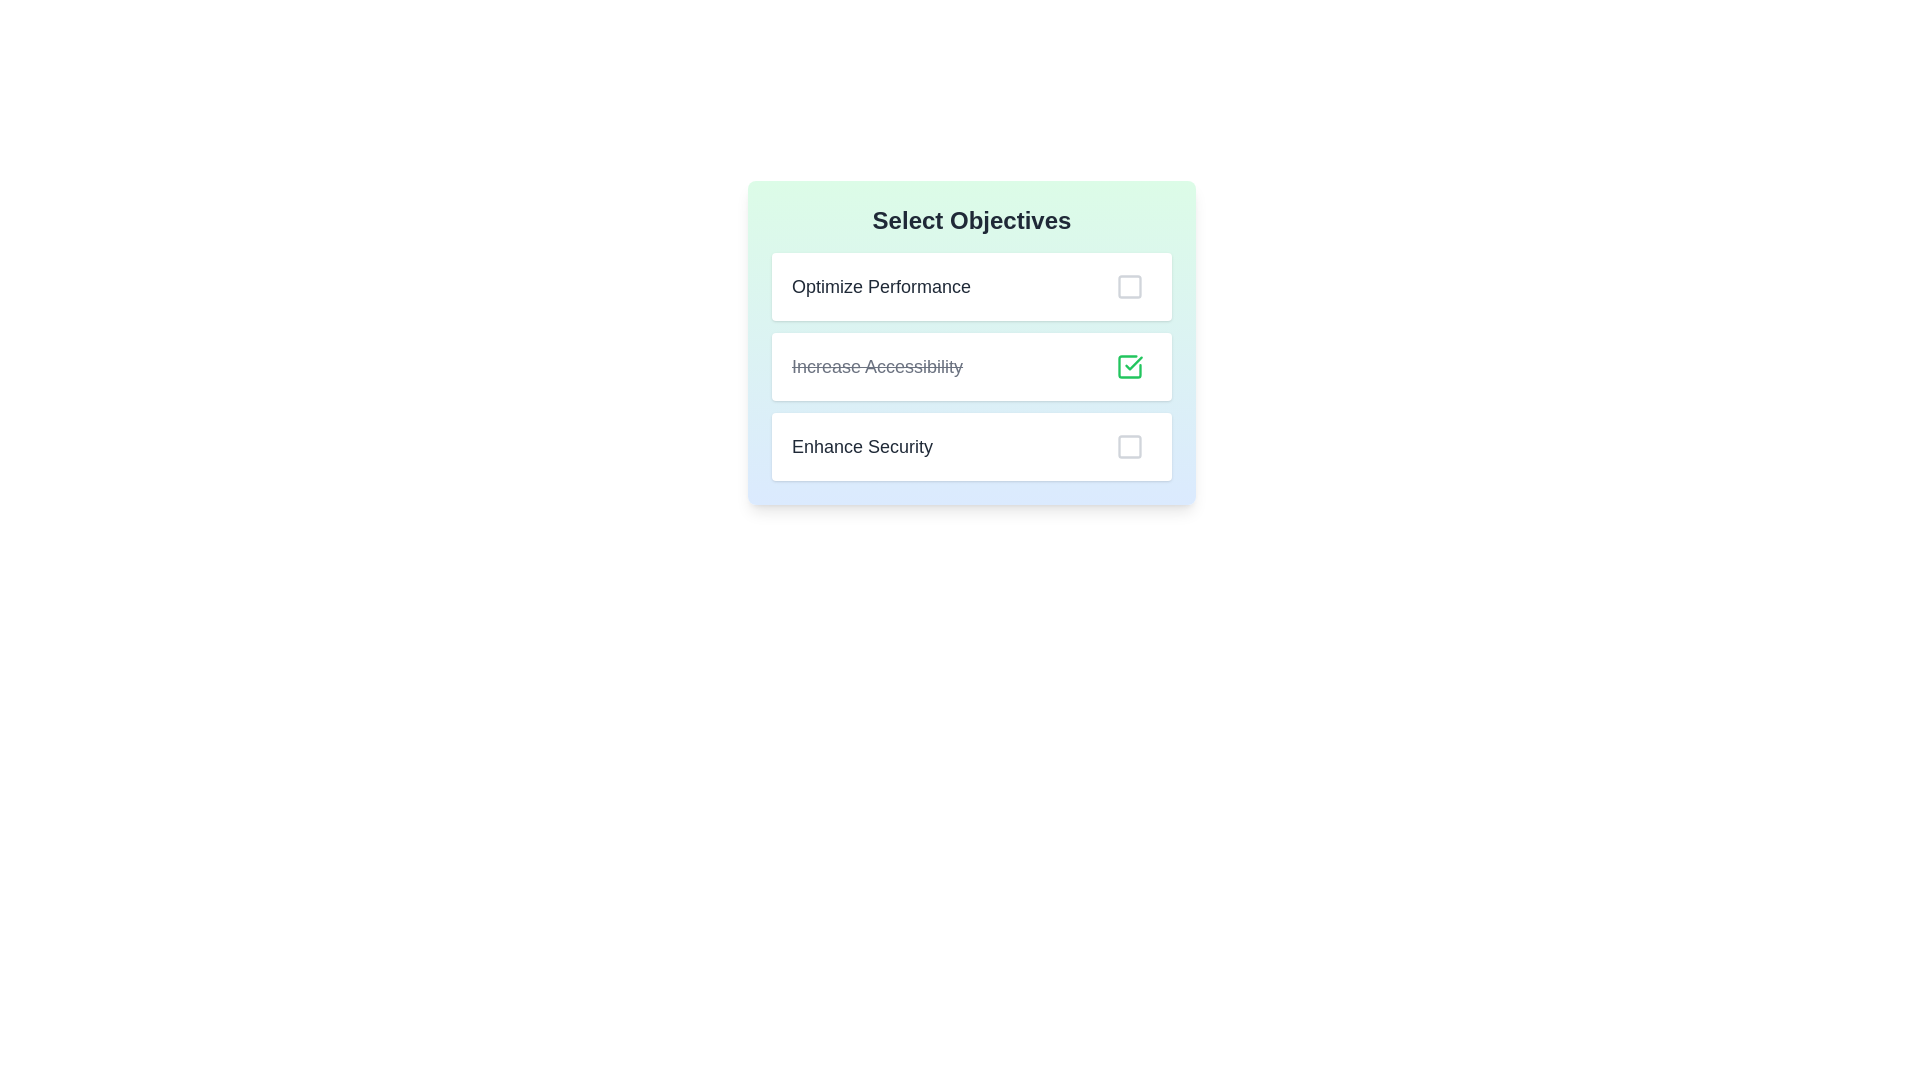 This screenshot has width=1920, height=1080. What do you see at coordinates (1129, 446) in the screenshot?
I see `the checkbox element, which is the third in a vertical list aligned to the right of the 'Enhance Security' text, to toggle its state quickly` at bounding box center [1129, 446].